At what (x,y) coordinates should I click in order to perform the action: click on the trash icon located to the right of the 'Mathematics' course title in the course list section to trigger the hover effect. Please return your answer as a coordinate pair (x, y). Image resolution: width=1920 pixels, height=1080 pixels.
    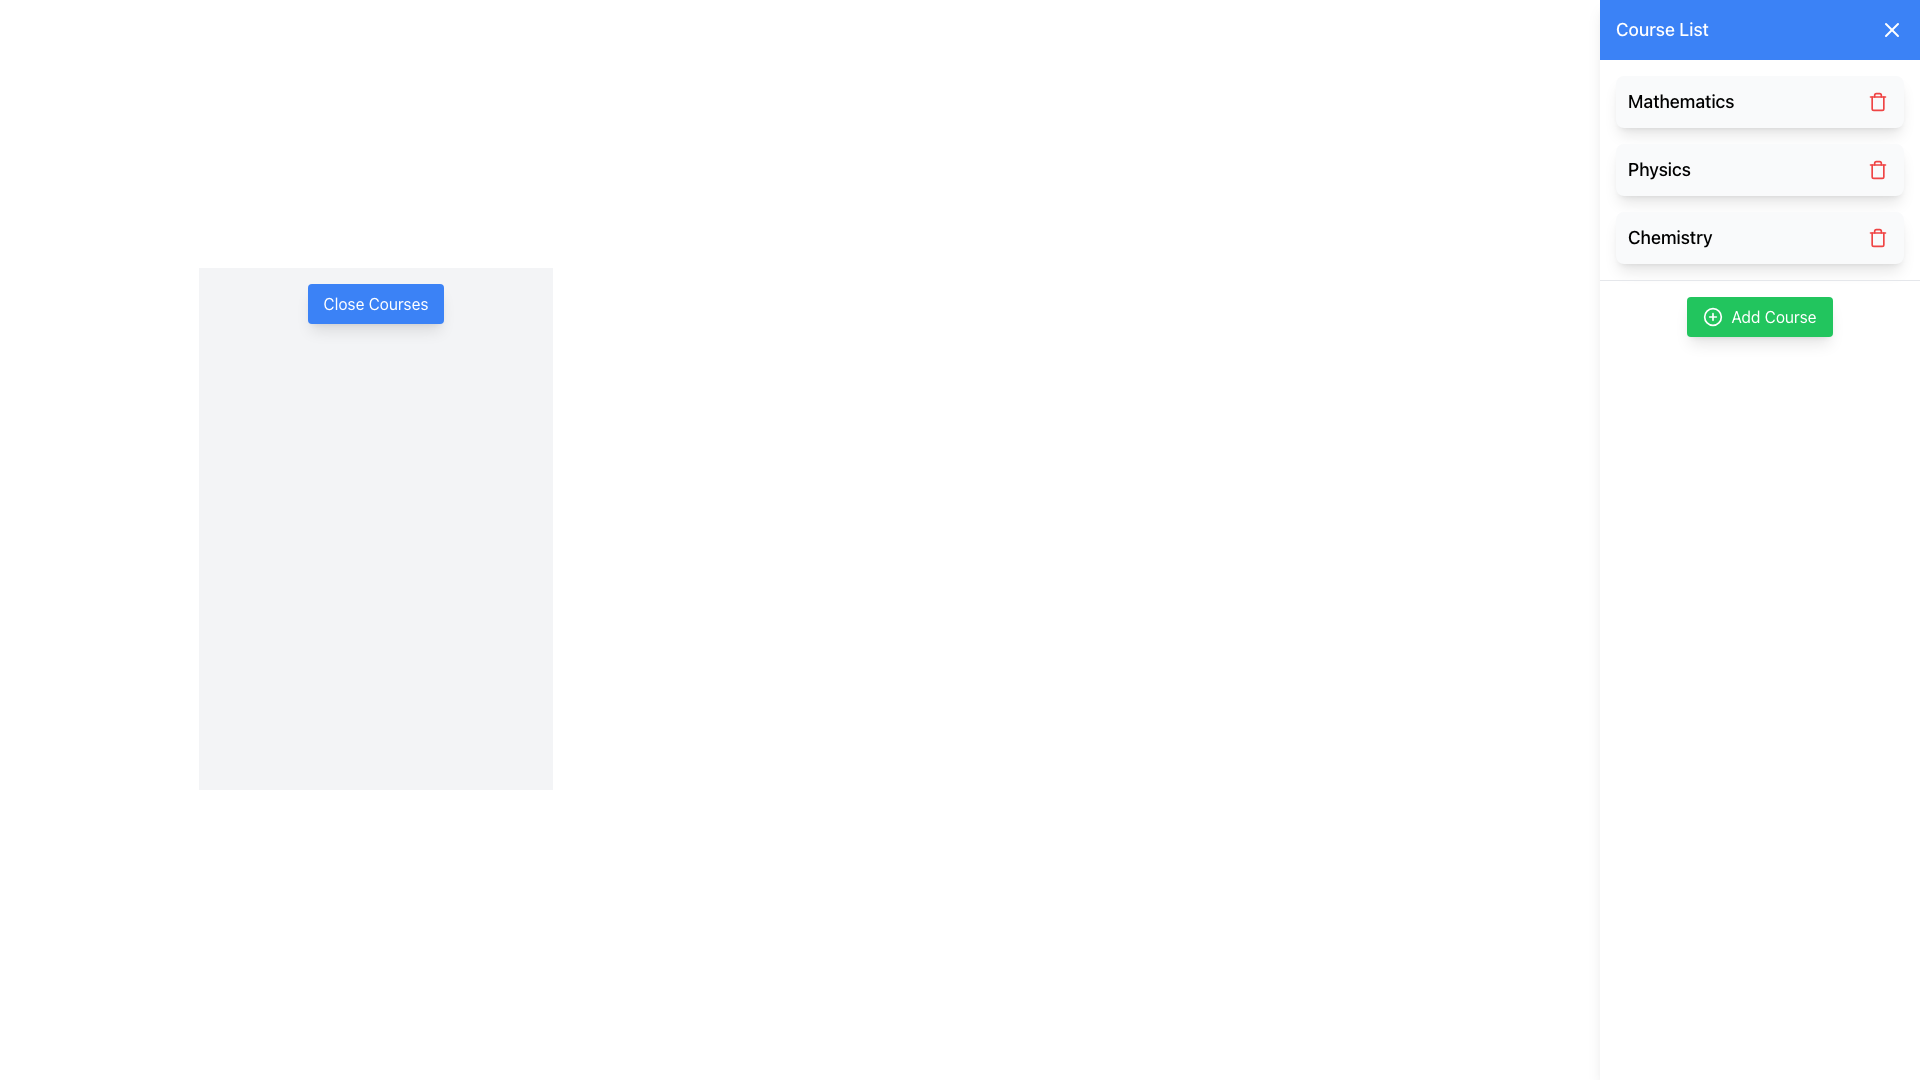
    Looking at the image, I should click on (1876, 101).